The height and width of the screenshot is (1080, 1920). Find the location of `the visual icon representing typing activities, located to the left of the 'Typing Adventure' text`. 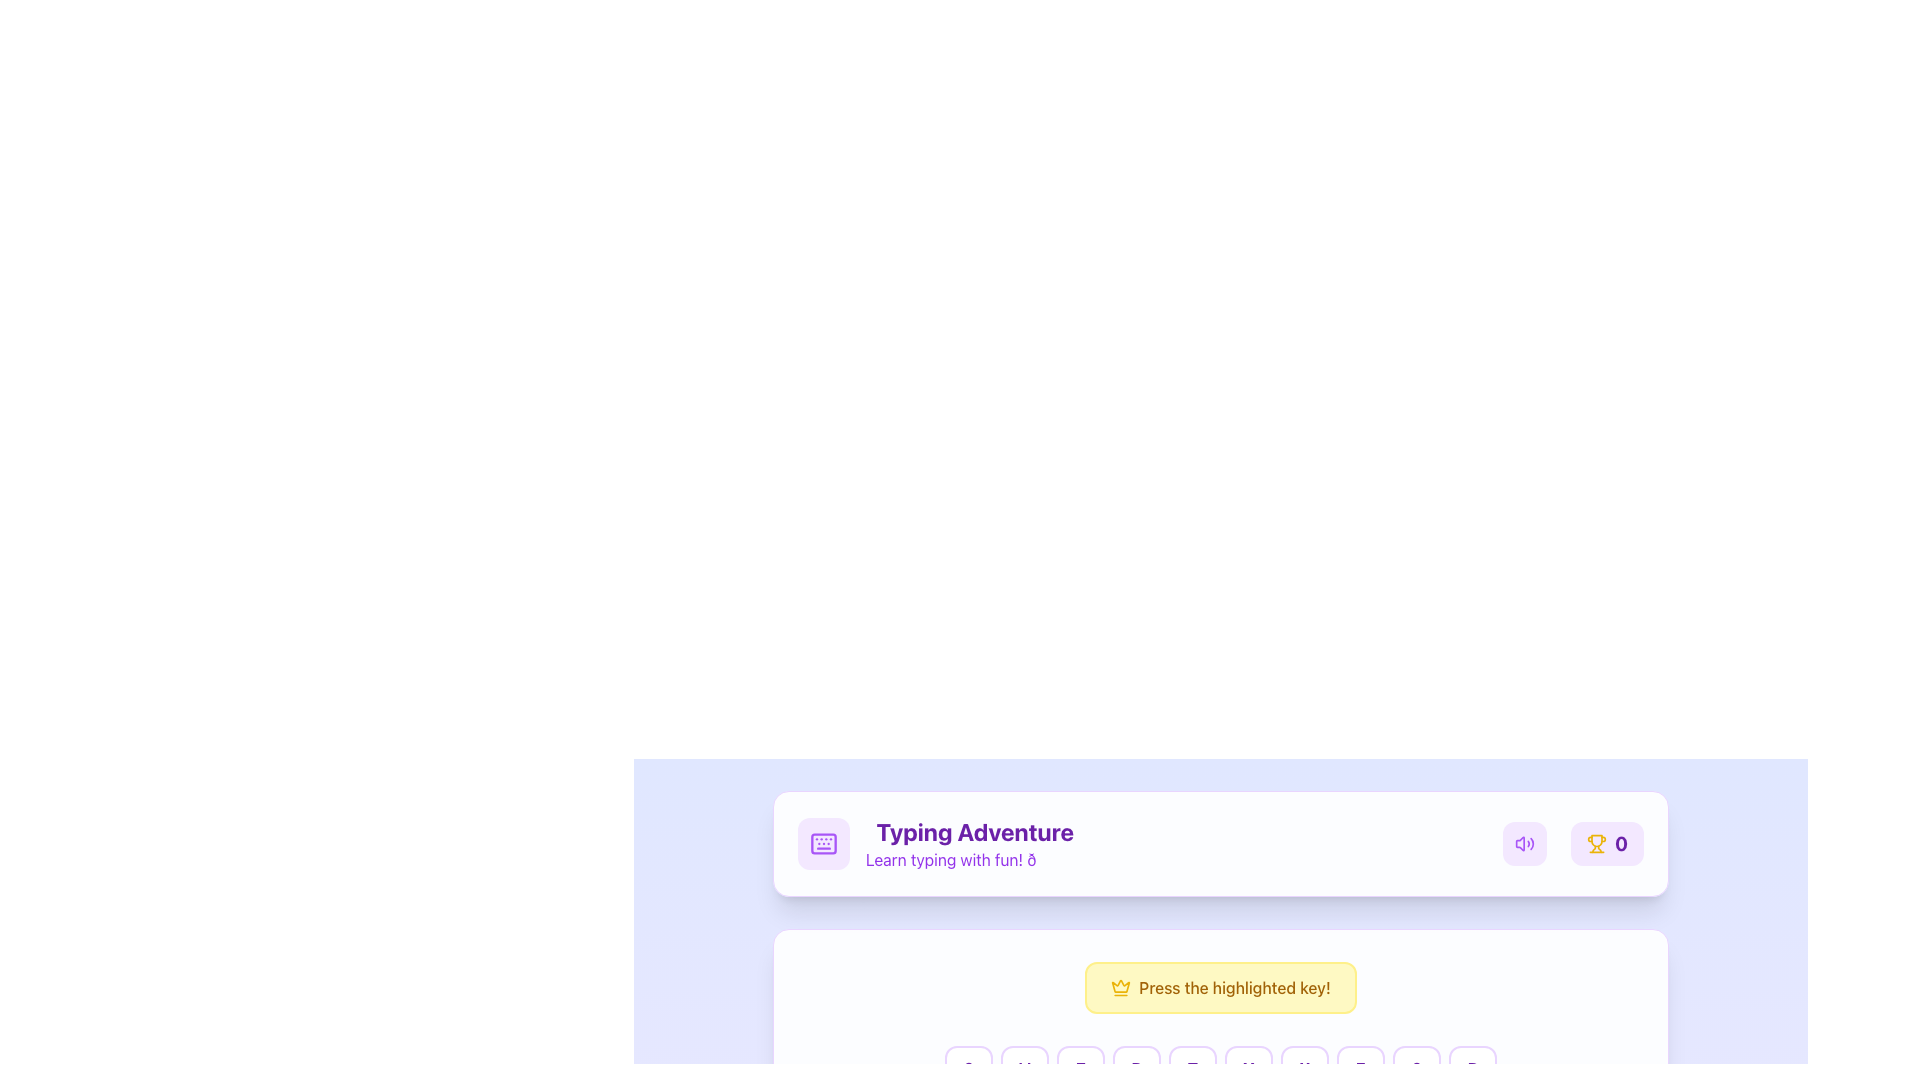

the visual icon representing typing activities, located to the left of the 'Typing Adventure' text is located at coordinates (824, 844).